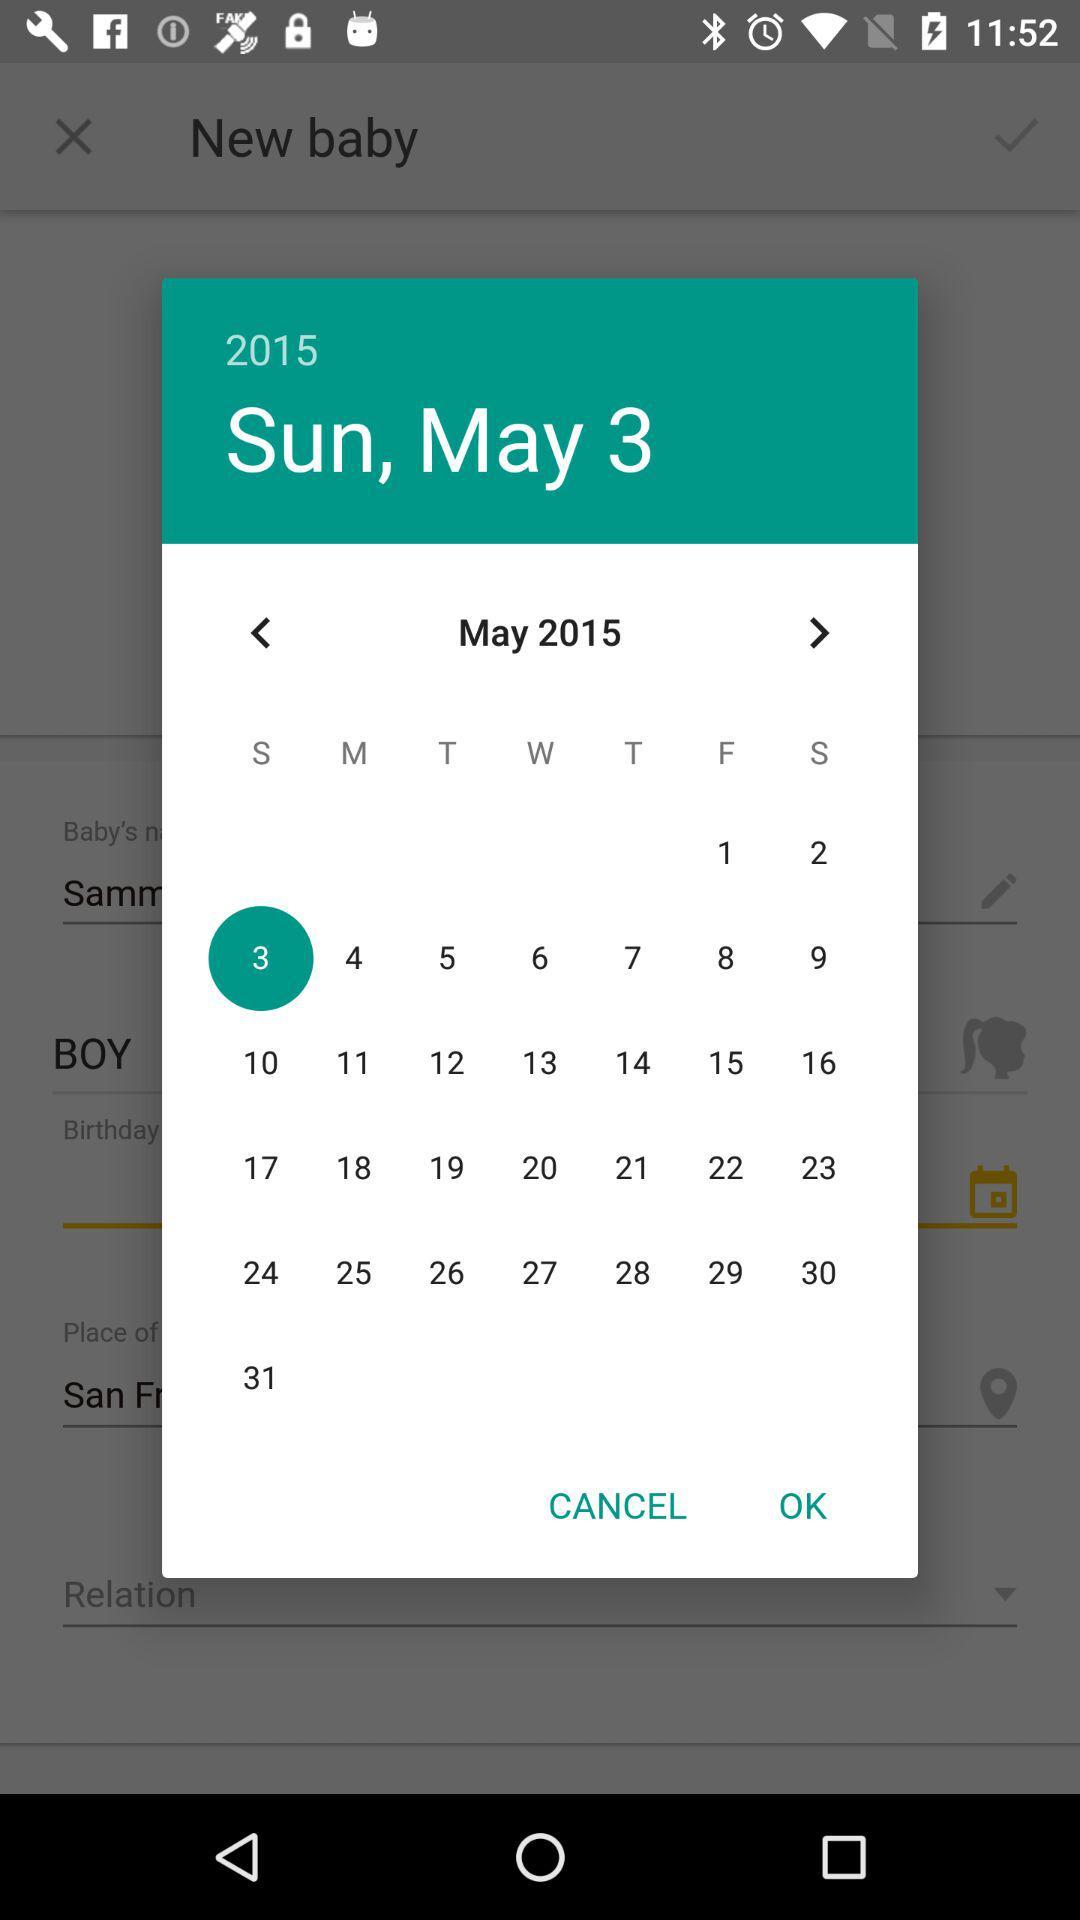 The image size is (1080, 1920). I want to click on the icon above the sun, may 3 item, so click(540, 327).